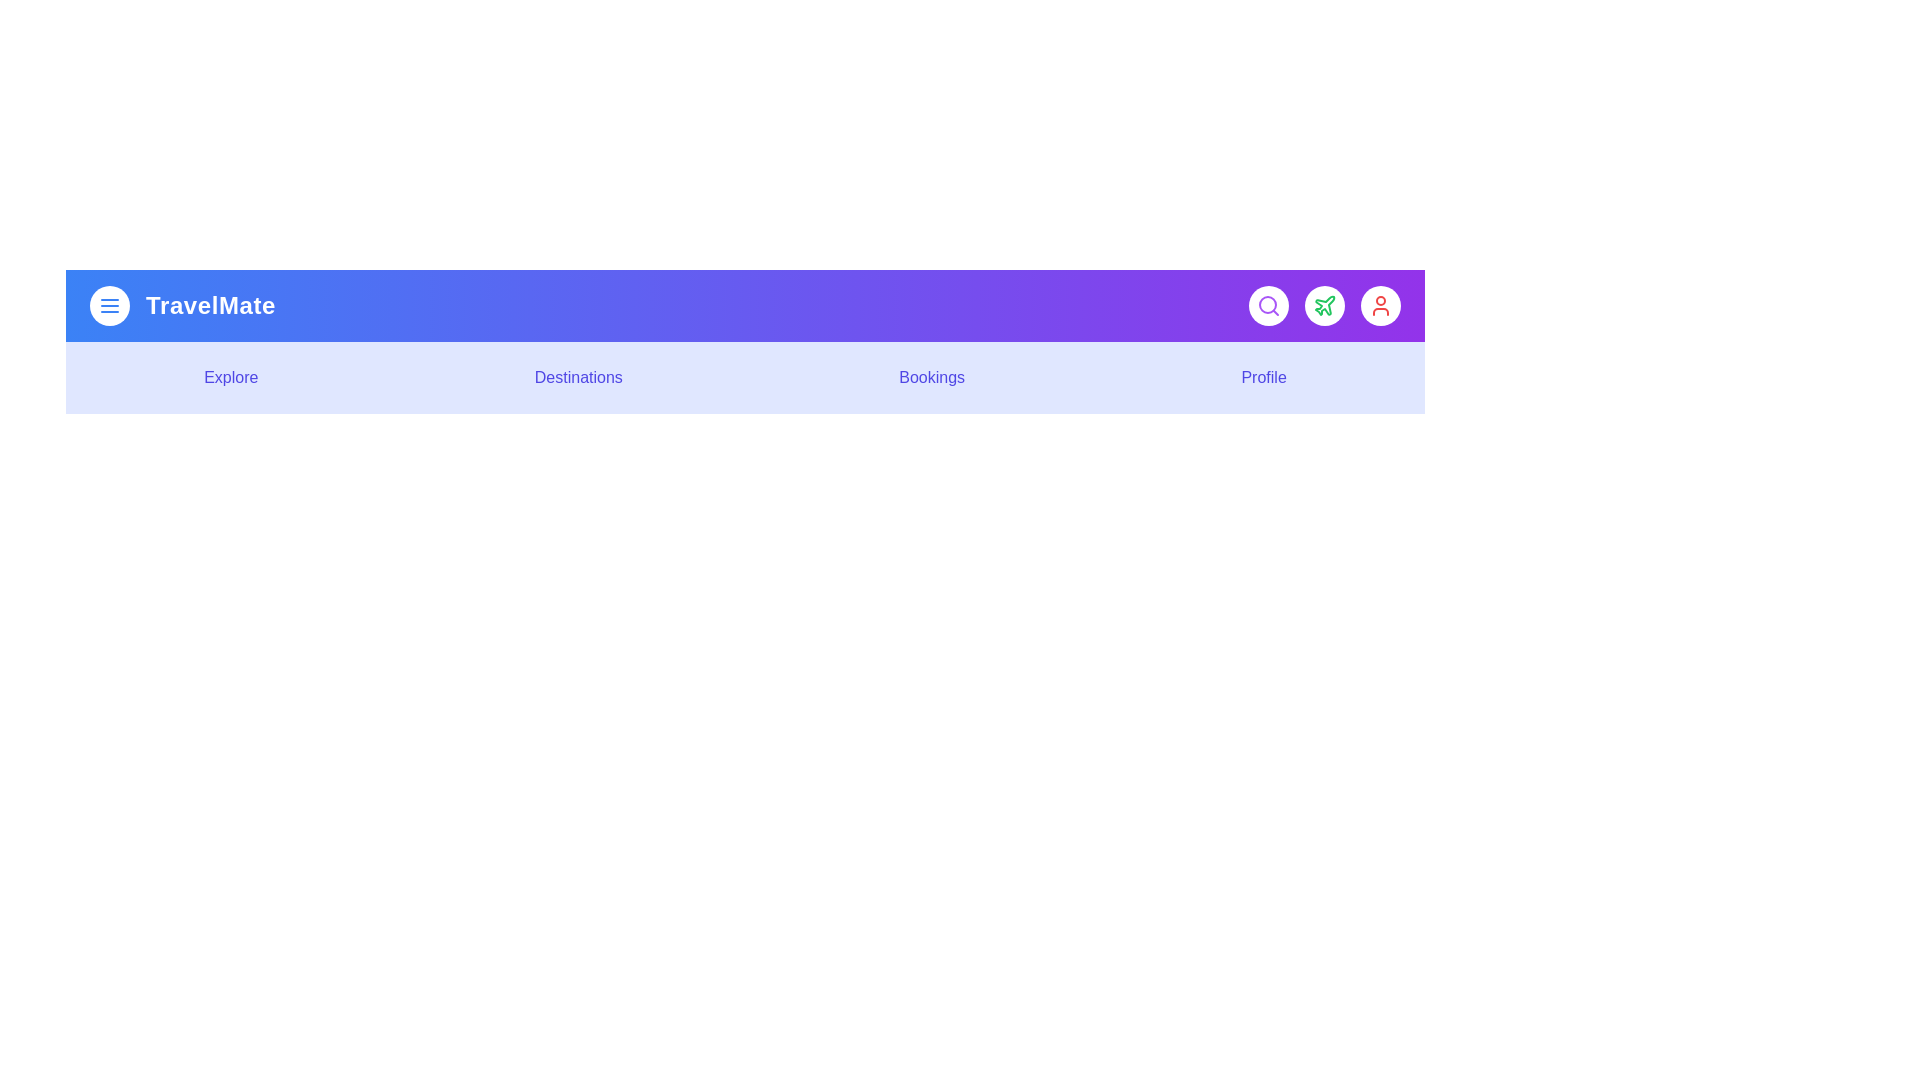  I want to click on the interactive element Destinations Menu Item to observe visual feedback, so click(576, 378).